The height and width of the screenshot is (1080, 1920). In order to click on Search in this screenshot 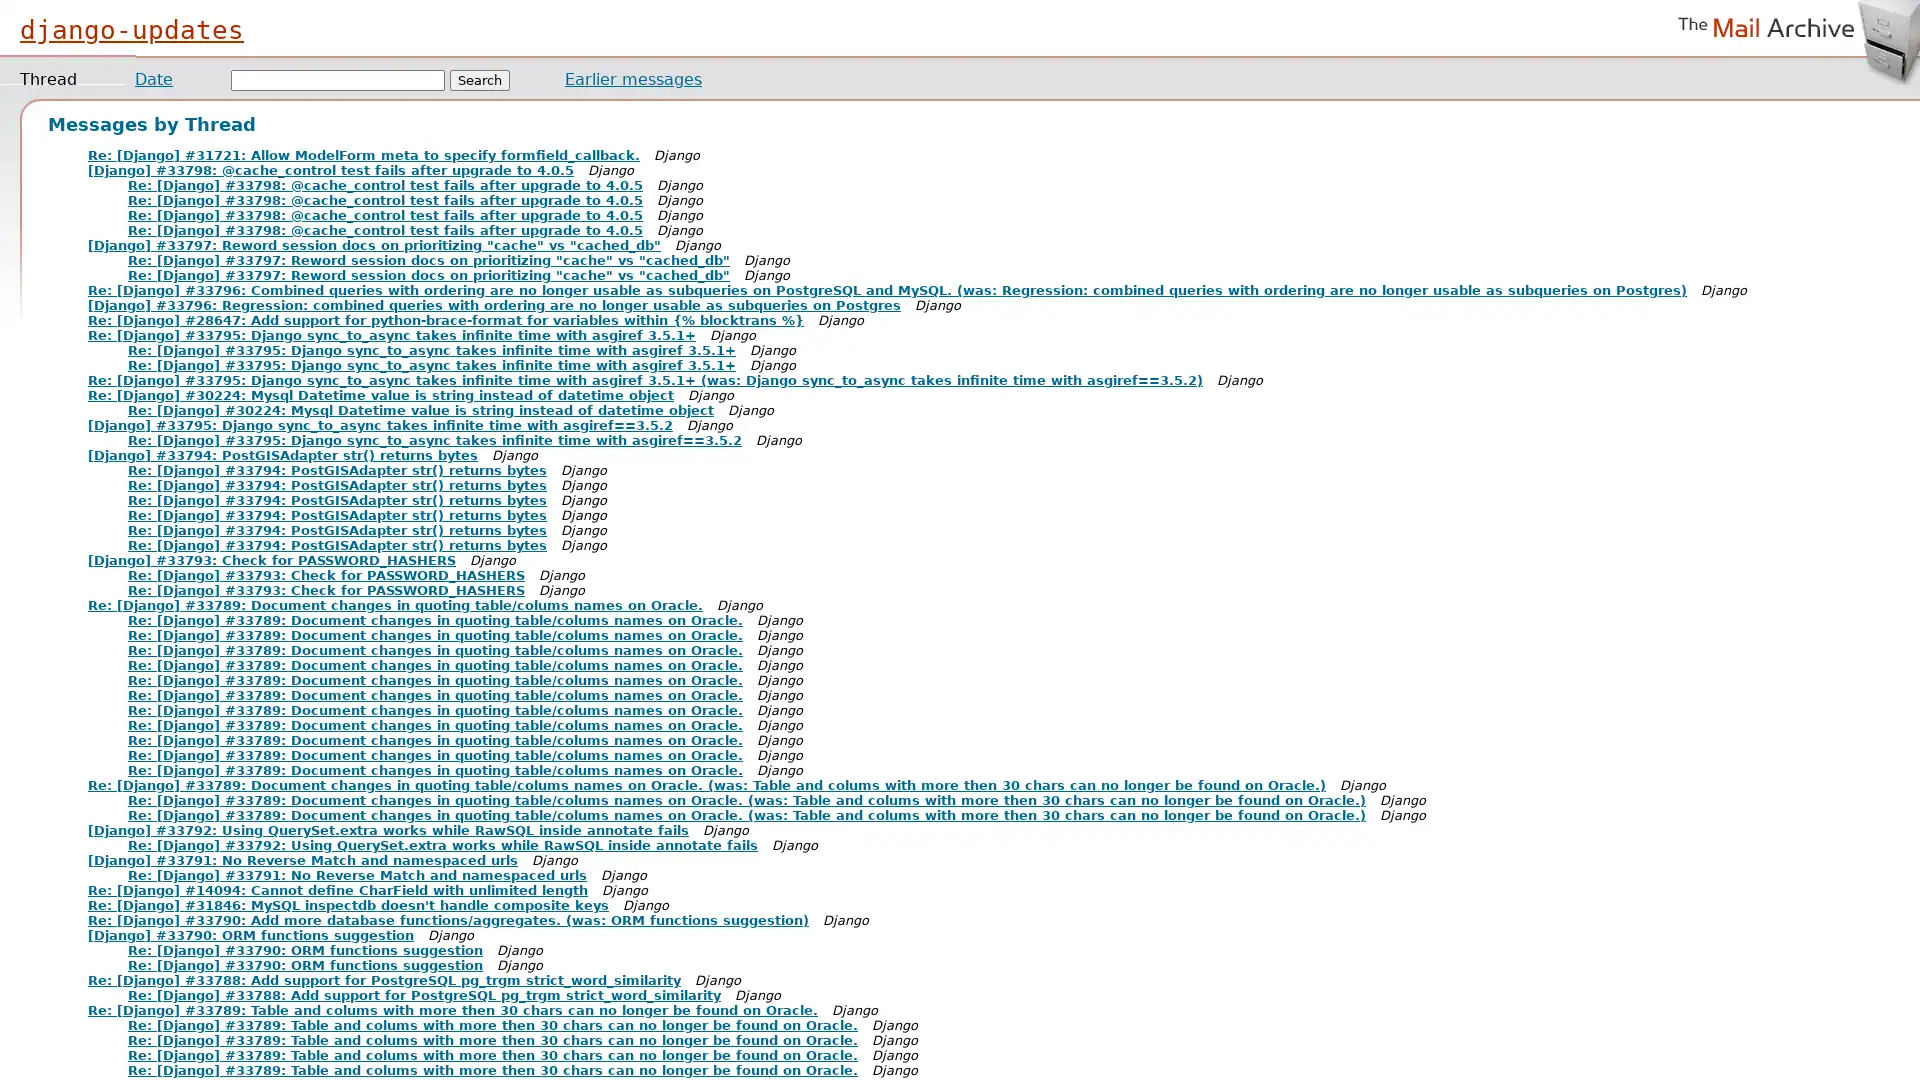, I will do `click(480, 79)`.